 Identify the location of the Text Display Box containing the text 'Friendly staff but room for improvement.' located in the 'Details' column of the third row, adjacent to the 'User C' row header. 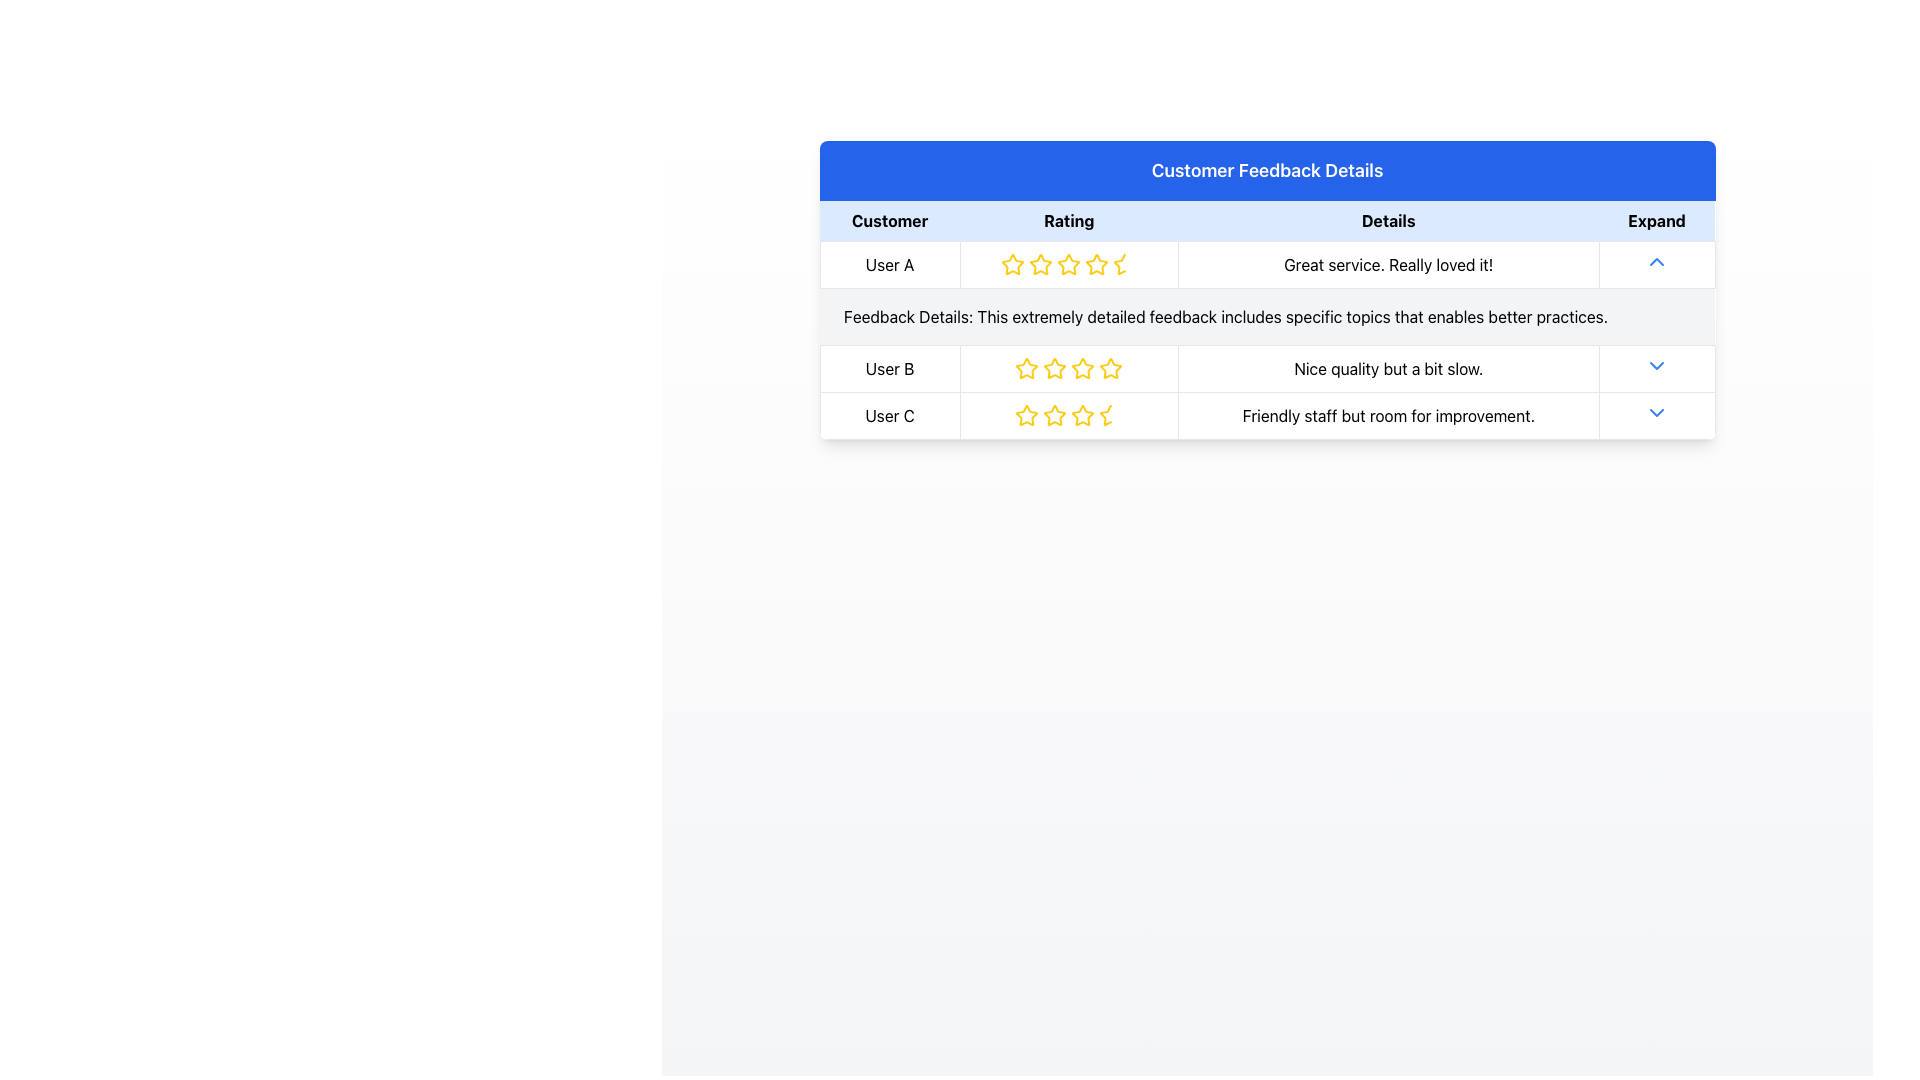
(1387, 415).